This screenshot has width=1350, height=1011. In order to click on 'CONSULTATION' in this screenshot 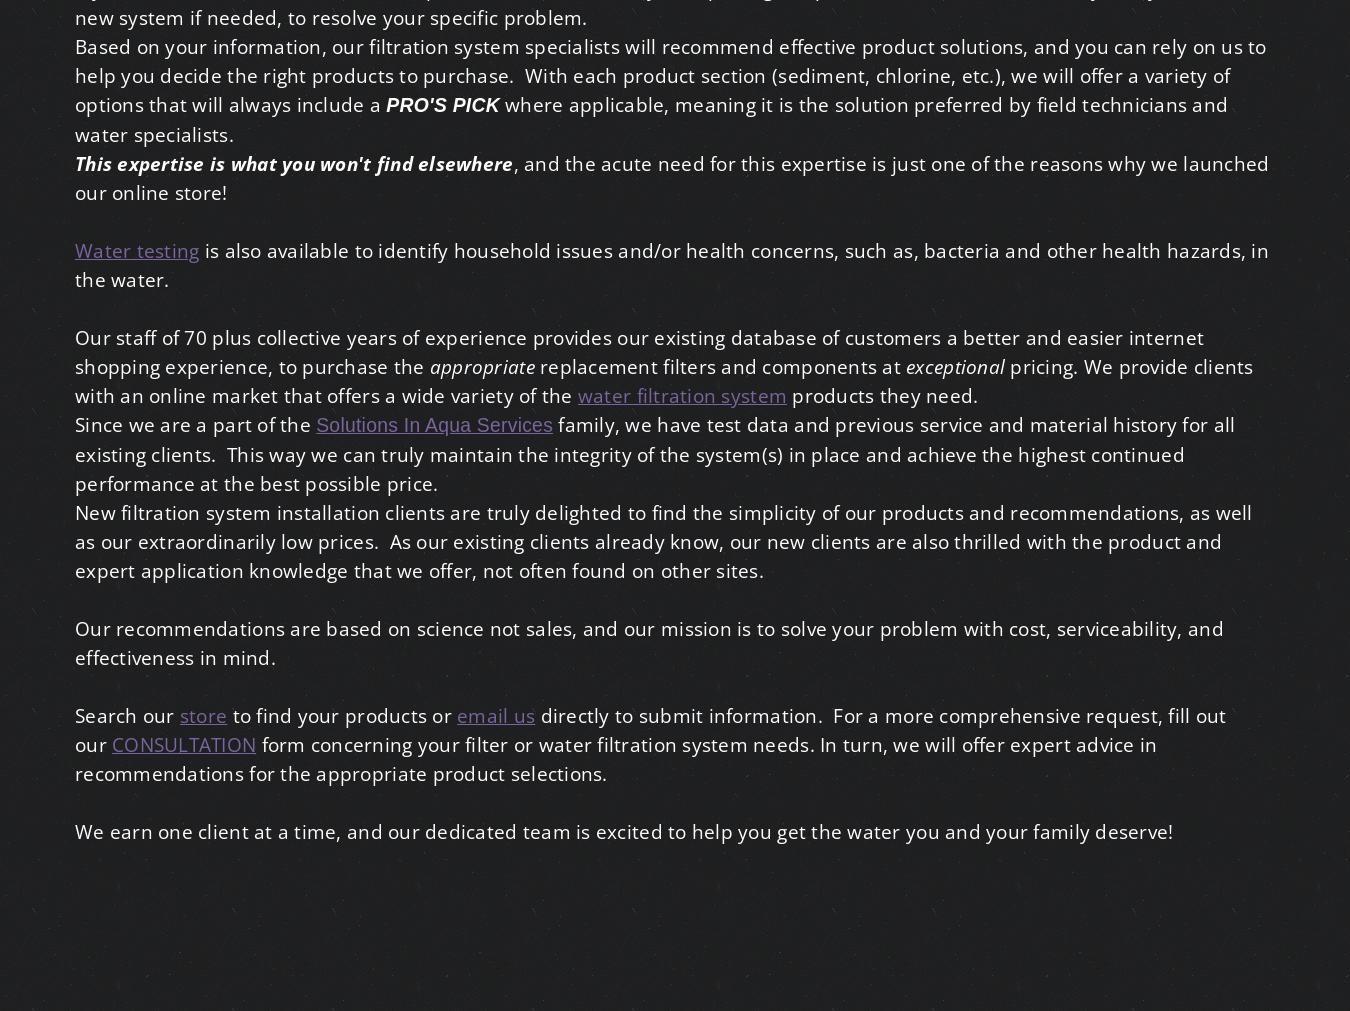, I will do `click(184, 743)`.